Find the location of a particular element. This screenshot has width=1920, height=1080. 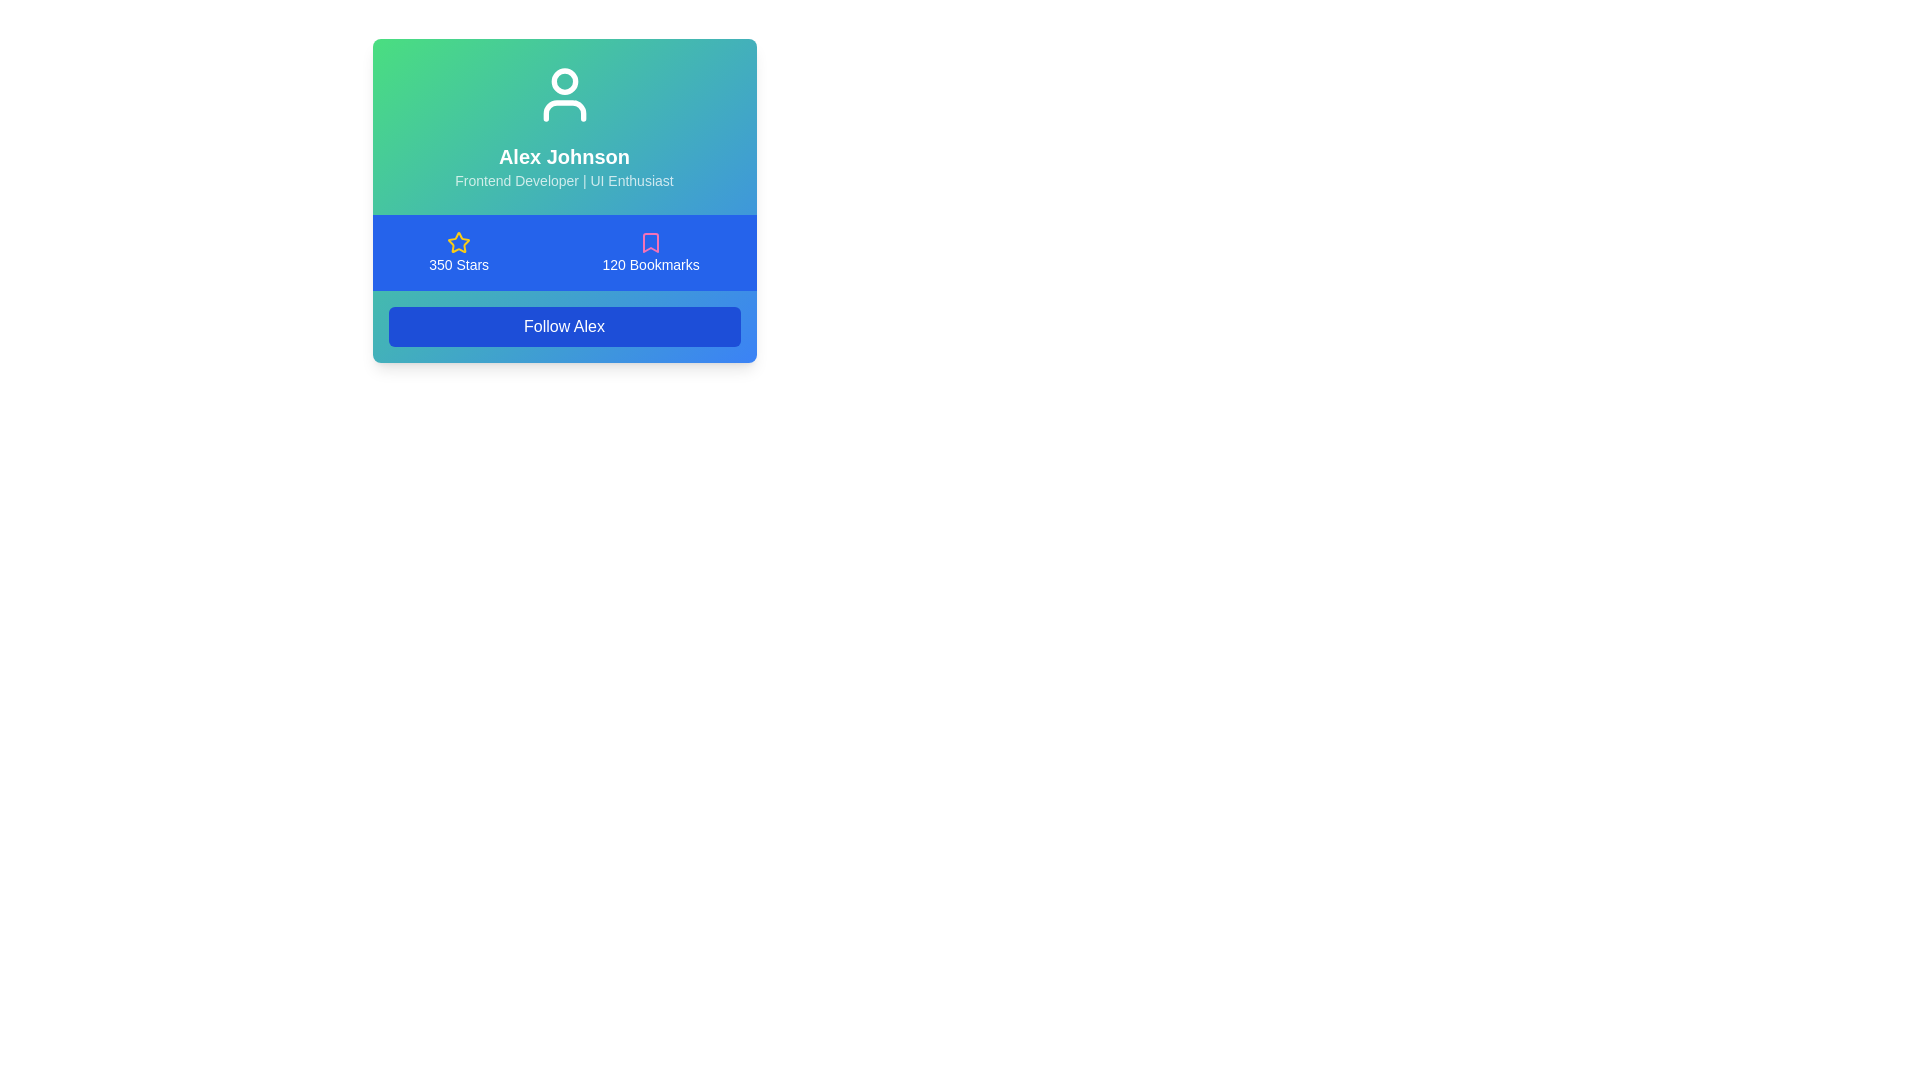

the user icon, which is a silhouette of a person's upper body styled with rounded lines, displayed in white on a gradient green-blue background, located at the top-center of a profile card is located at coordinates (563, 95).